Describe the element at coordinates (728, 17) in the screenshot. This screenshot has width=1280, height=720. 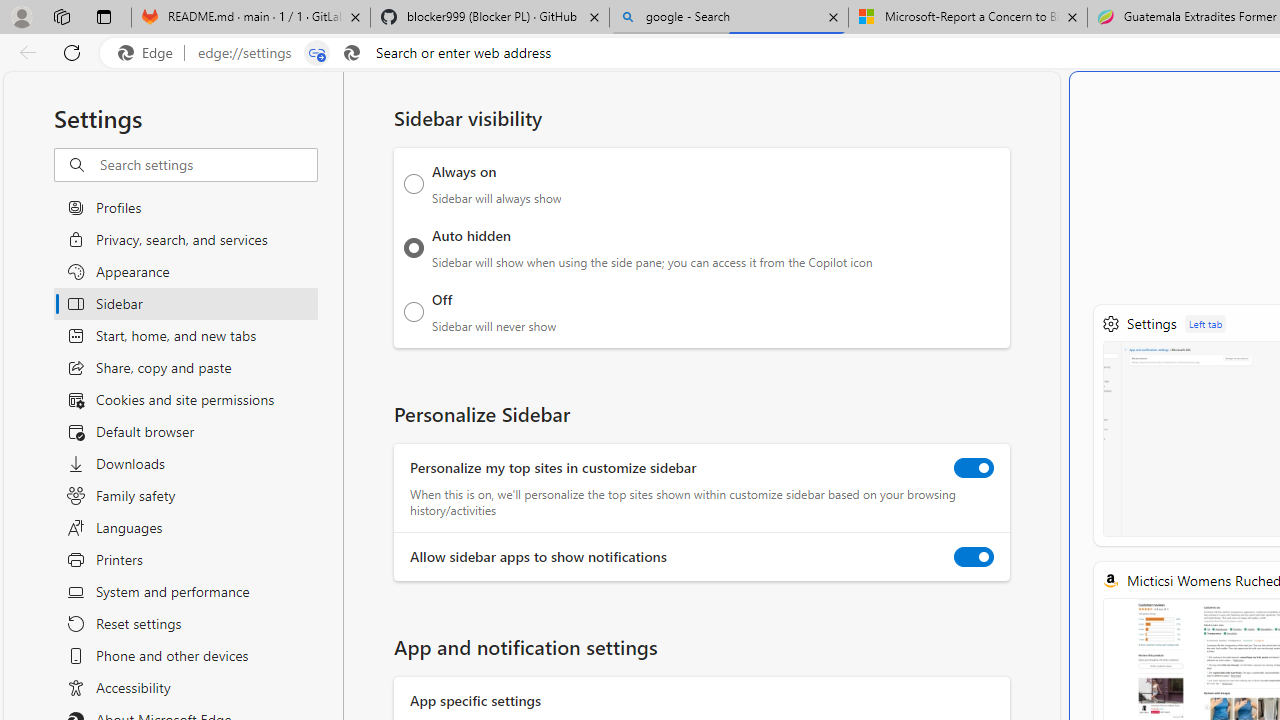
I see `'google - Search'` at that location.